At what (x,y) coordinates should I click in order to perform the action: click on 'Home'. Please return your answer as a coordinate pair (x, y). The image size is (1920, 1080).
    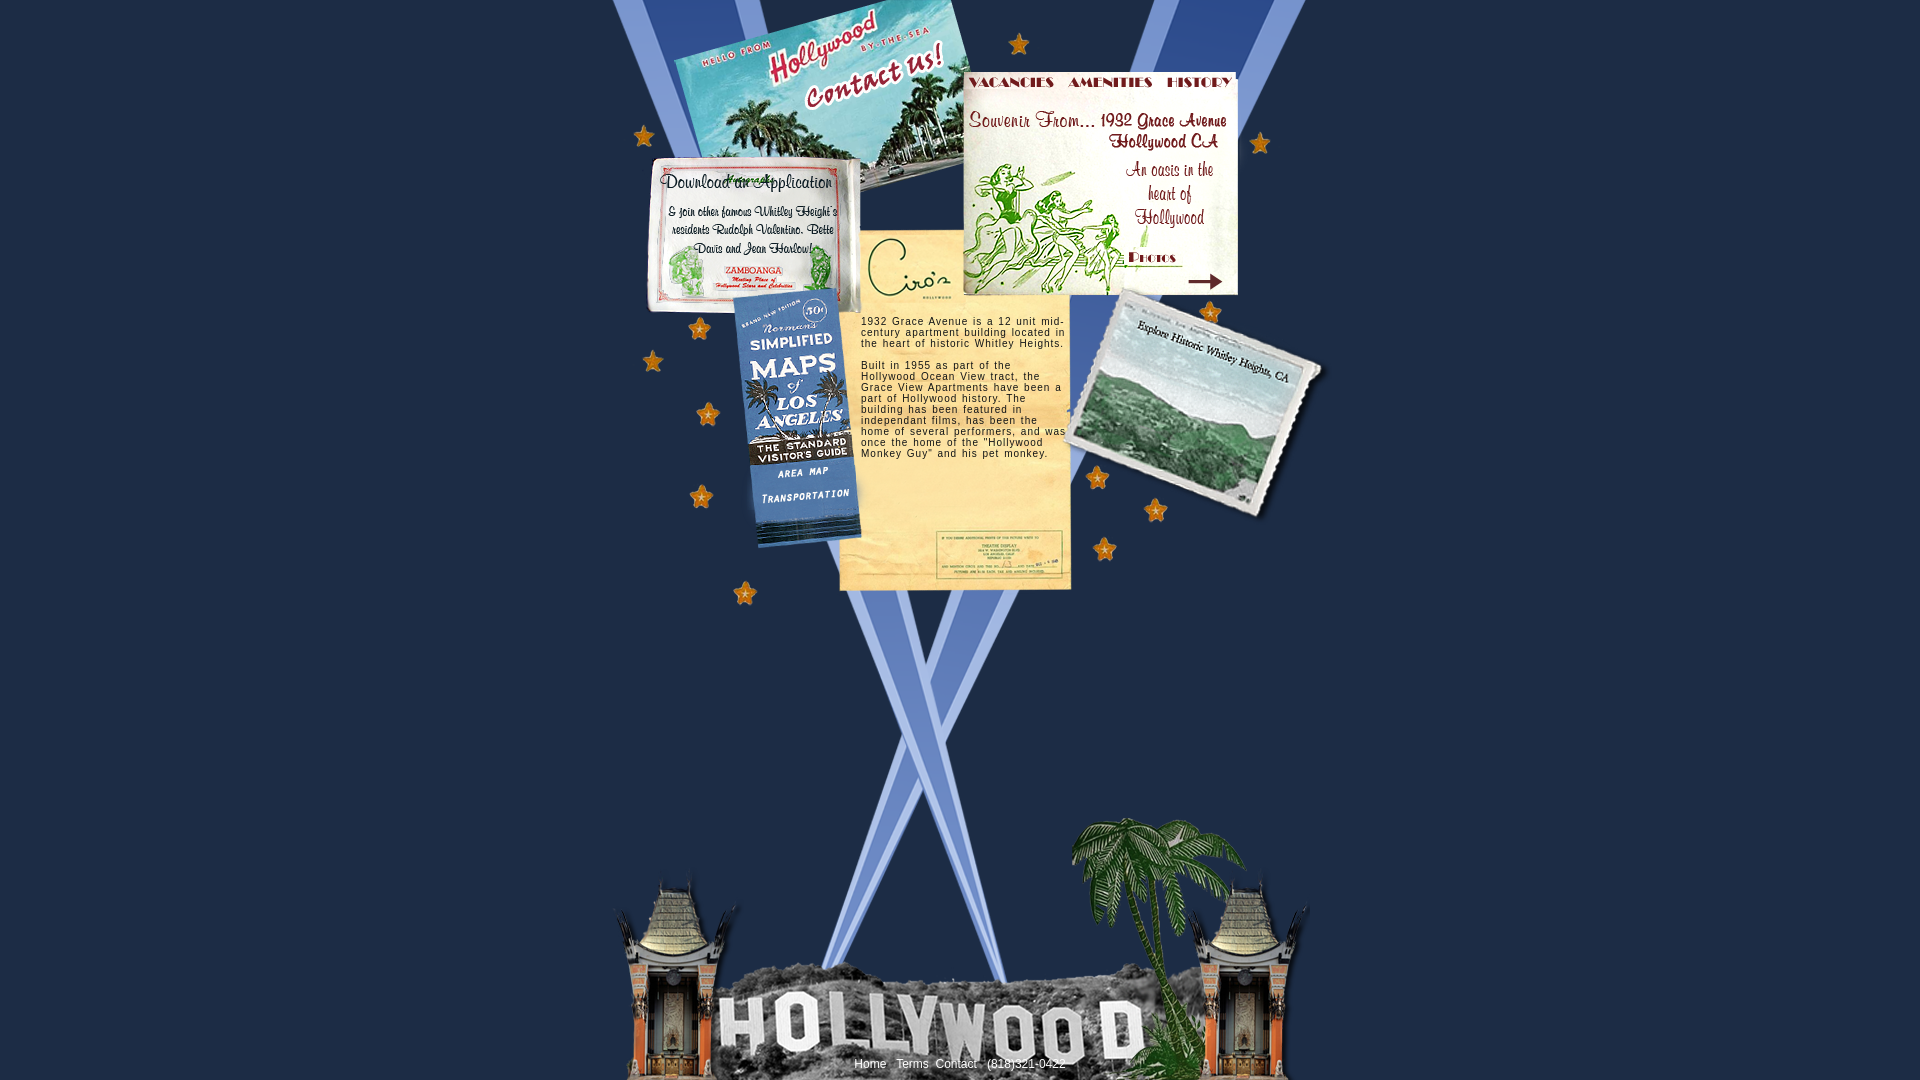
    Looking at the image, I should click on (869, 1063).